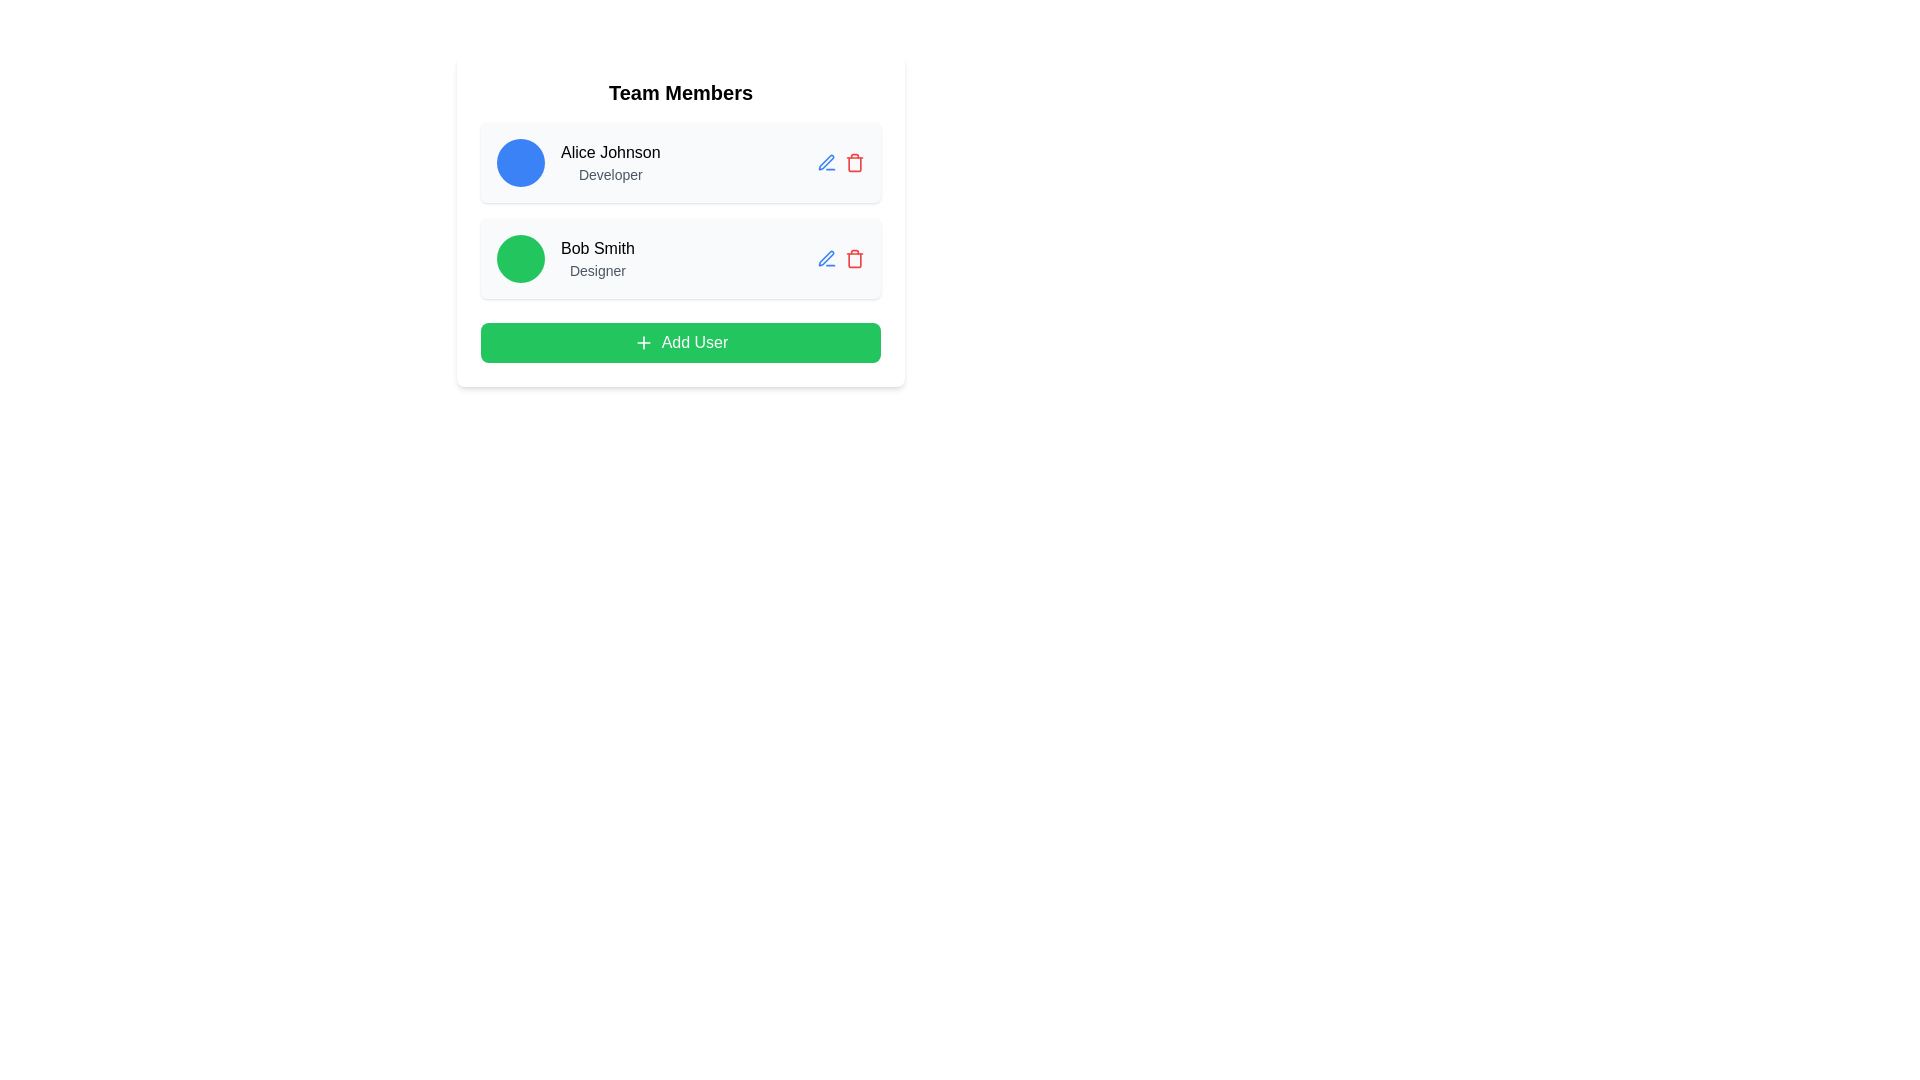 This screenshot has height=1080, width=1920. Describe the element at coordinates (596, 270) in the screenshot. I see `the Text label displaying the role associated with 'Bob Smith', located beneath the name in the 'Team Members' list` at that location.